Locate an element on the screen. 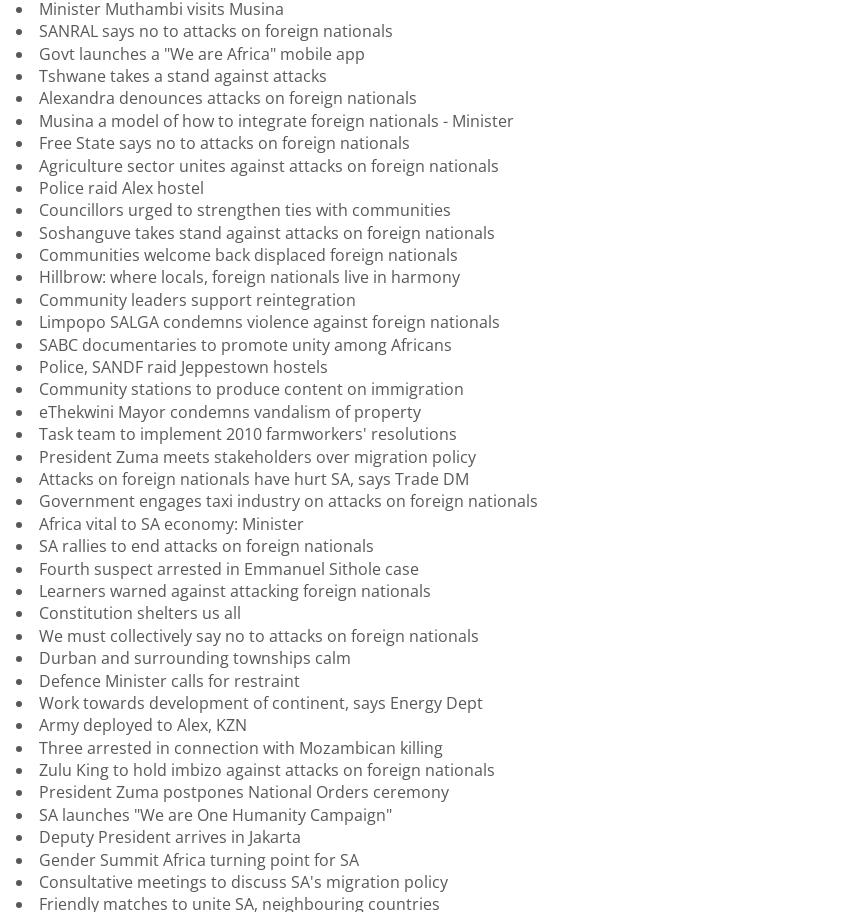  'Communities welcome back displaced foreign nationals' is located at coordinates (248, 254).